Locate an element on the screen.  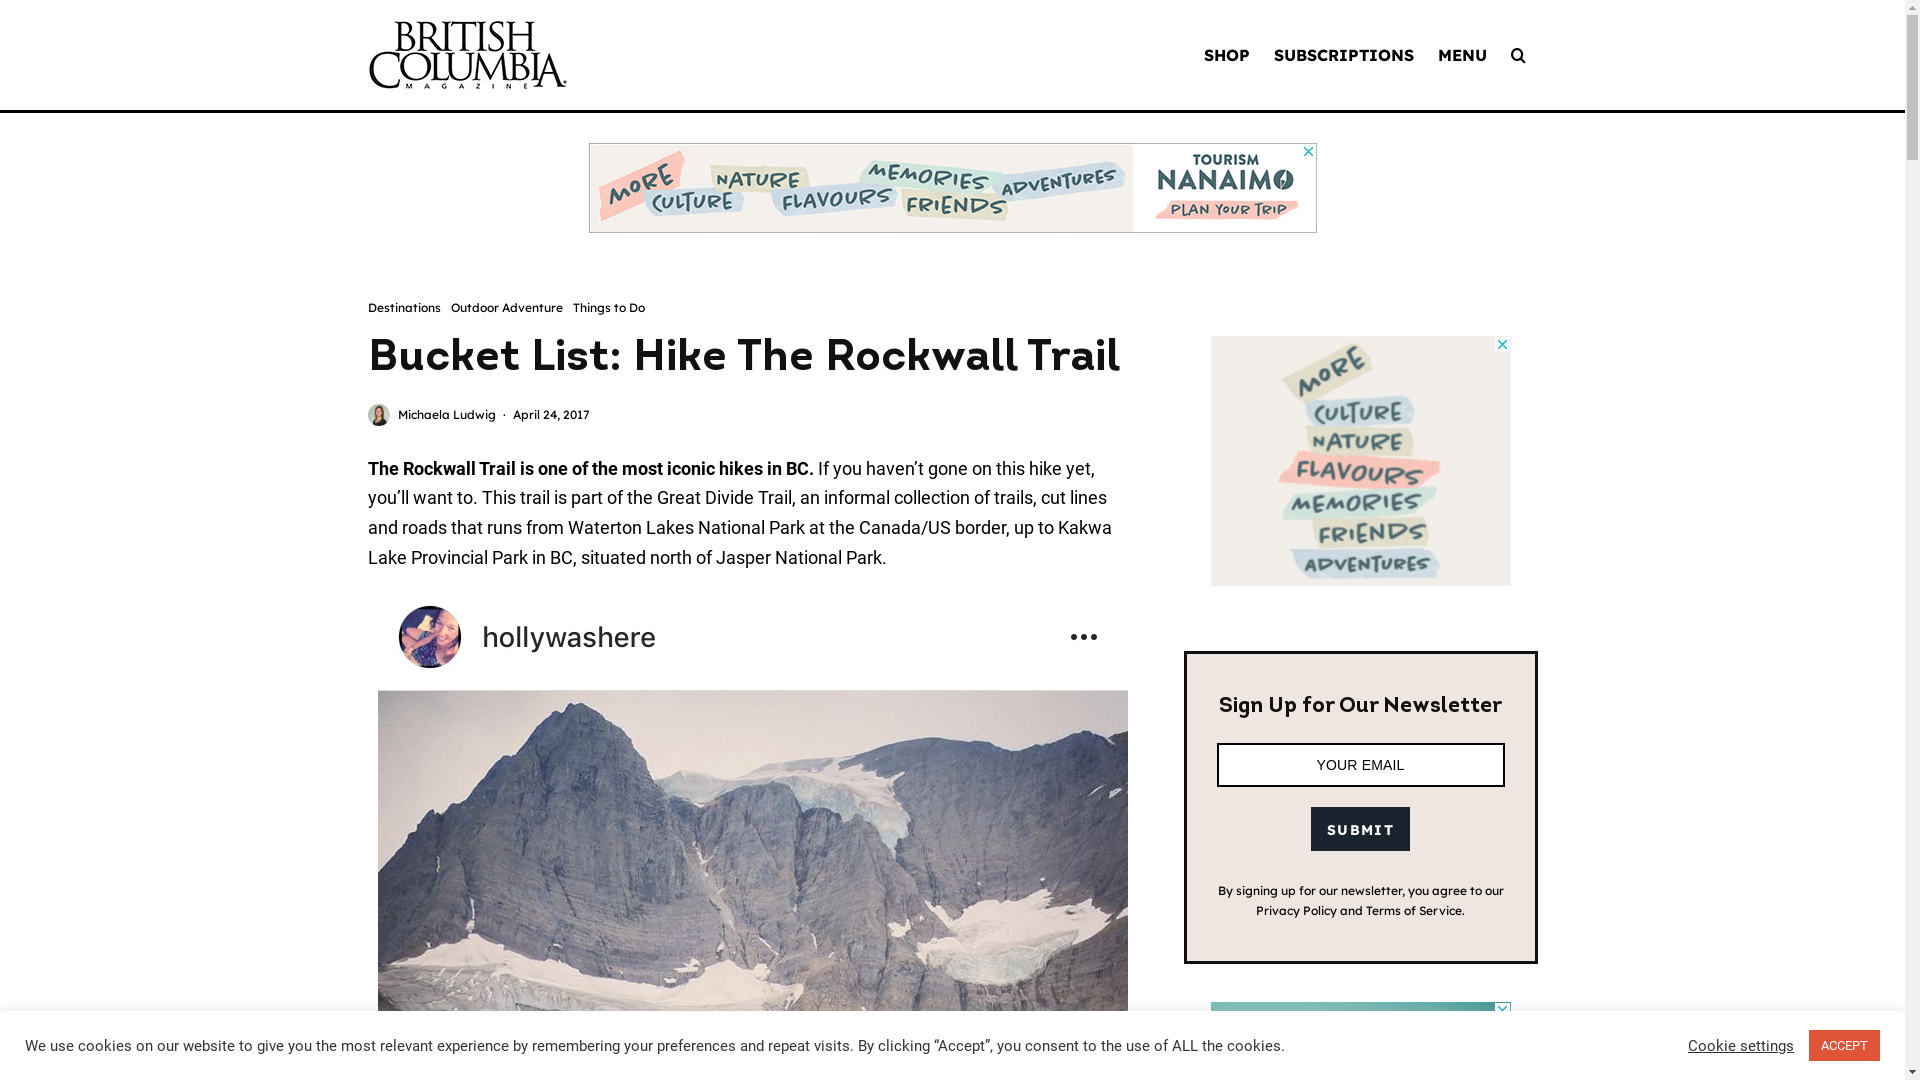
'Things to Do' is located at coordinates (607, 308).